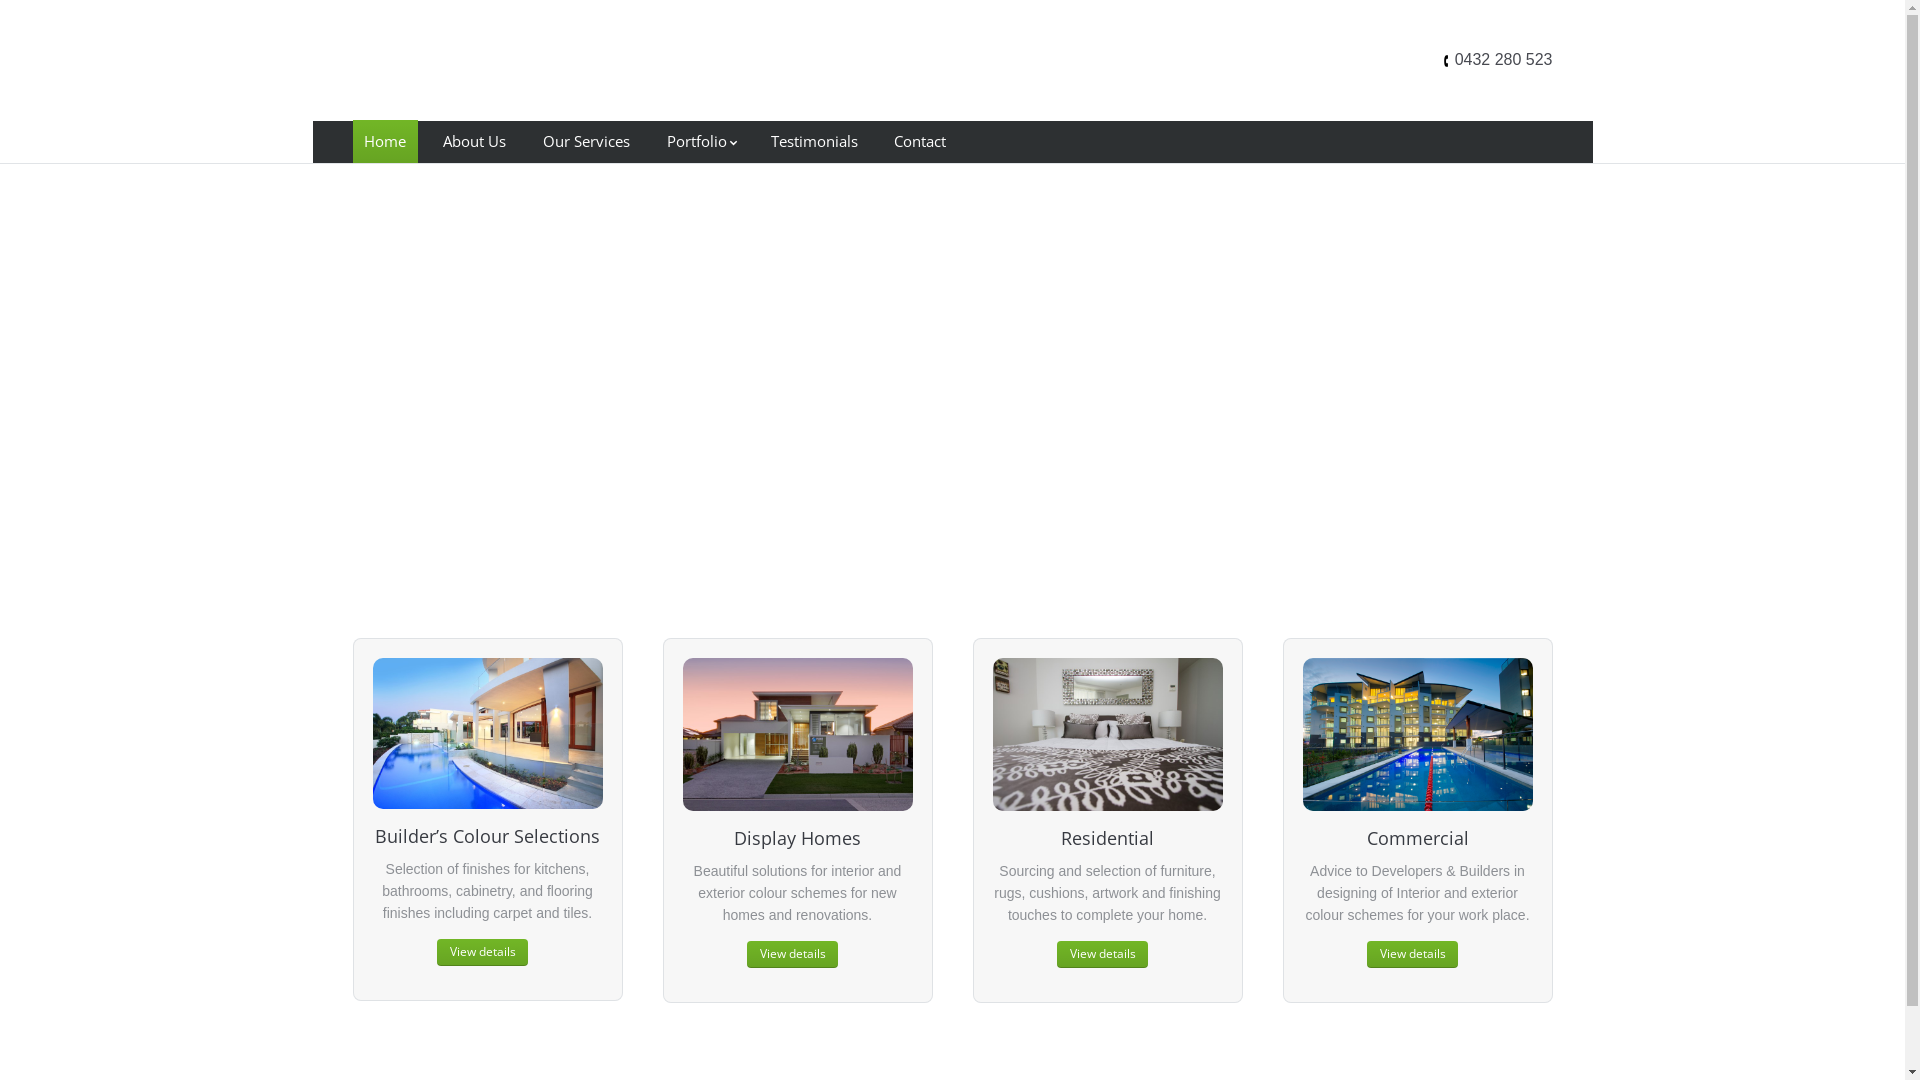  What do you see at coordinates (482, 951) in the screenshot?
I see `'View details'` at bounding box center [482, 951].